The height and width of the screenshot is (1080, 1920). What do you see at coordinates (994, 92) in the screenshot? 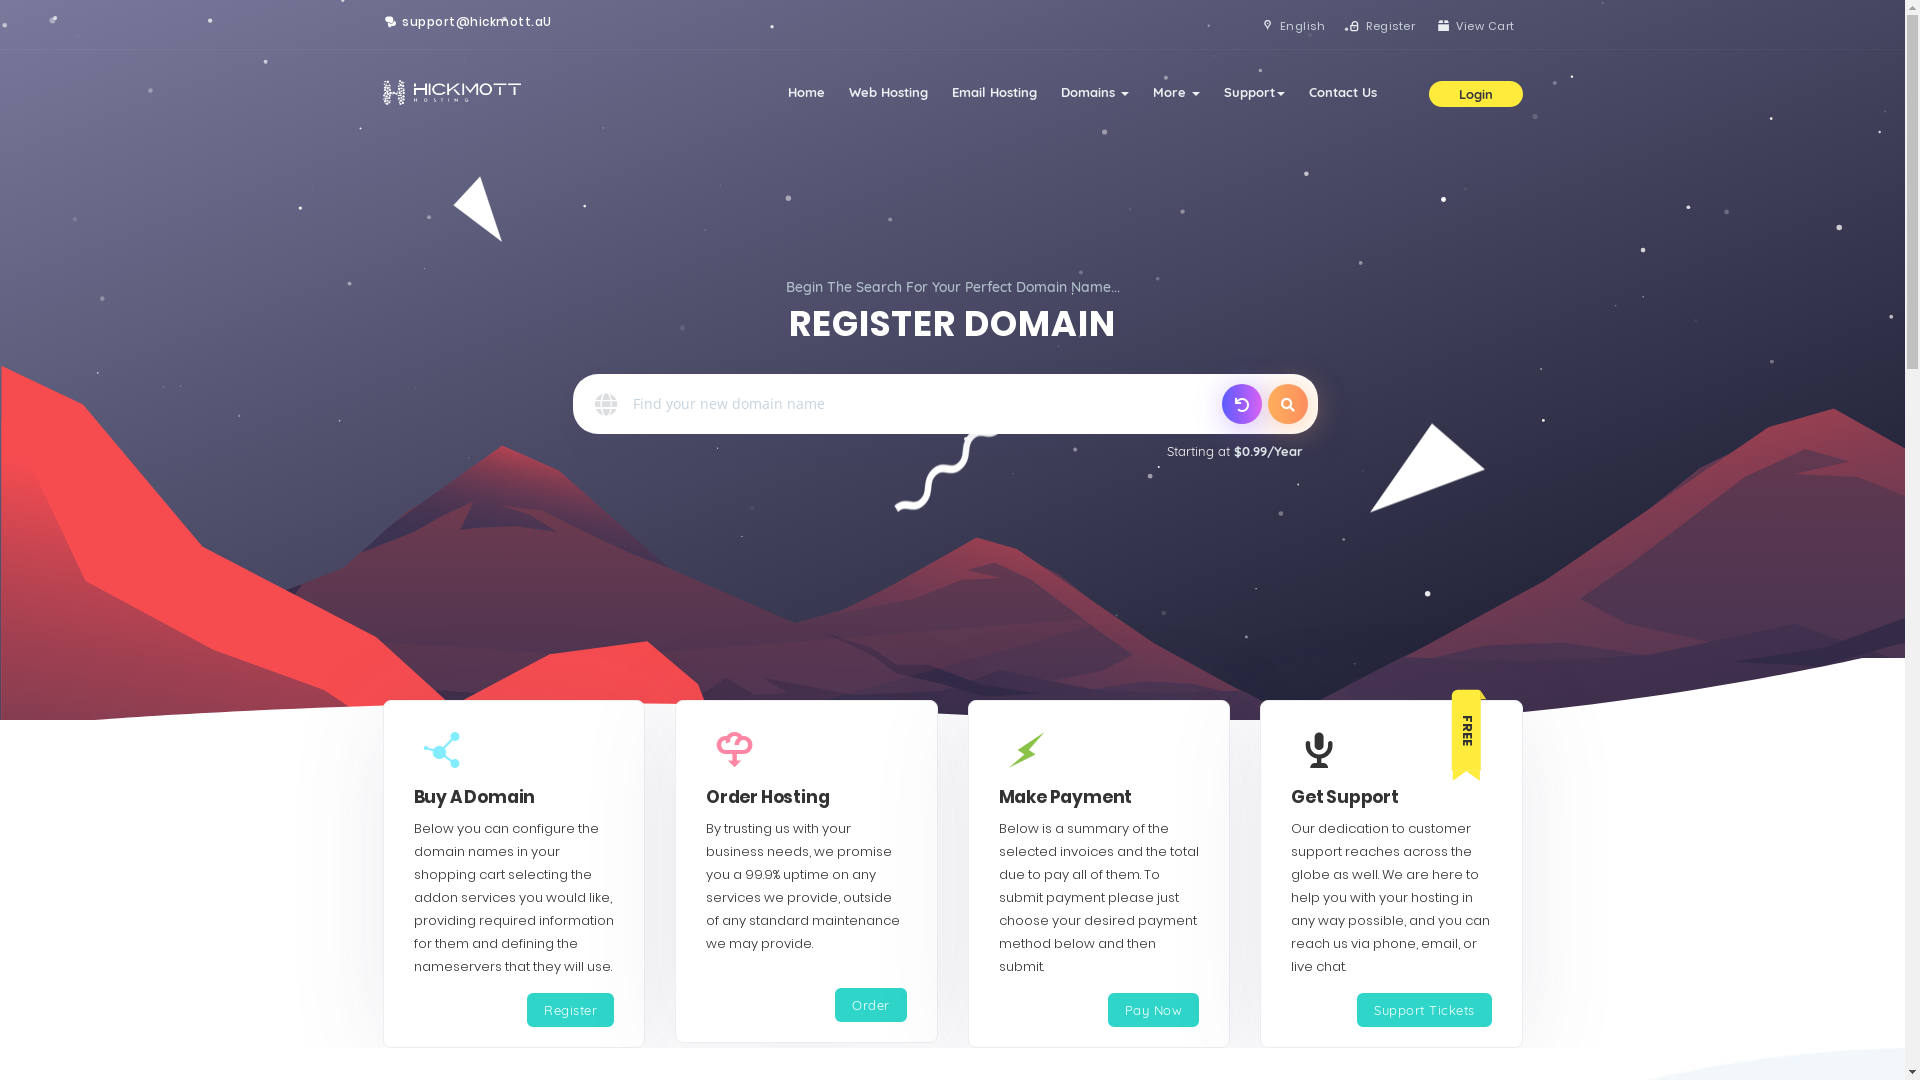
I see `'Email Hosting'` at bounding box center [994, 92].